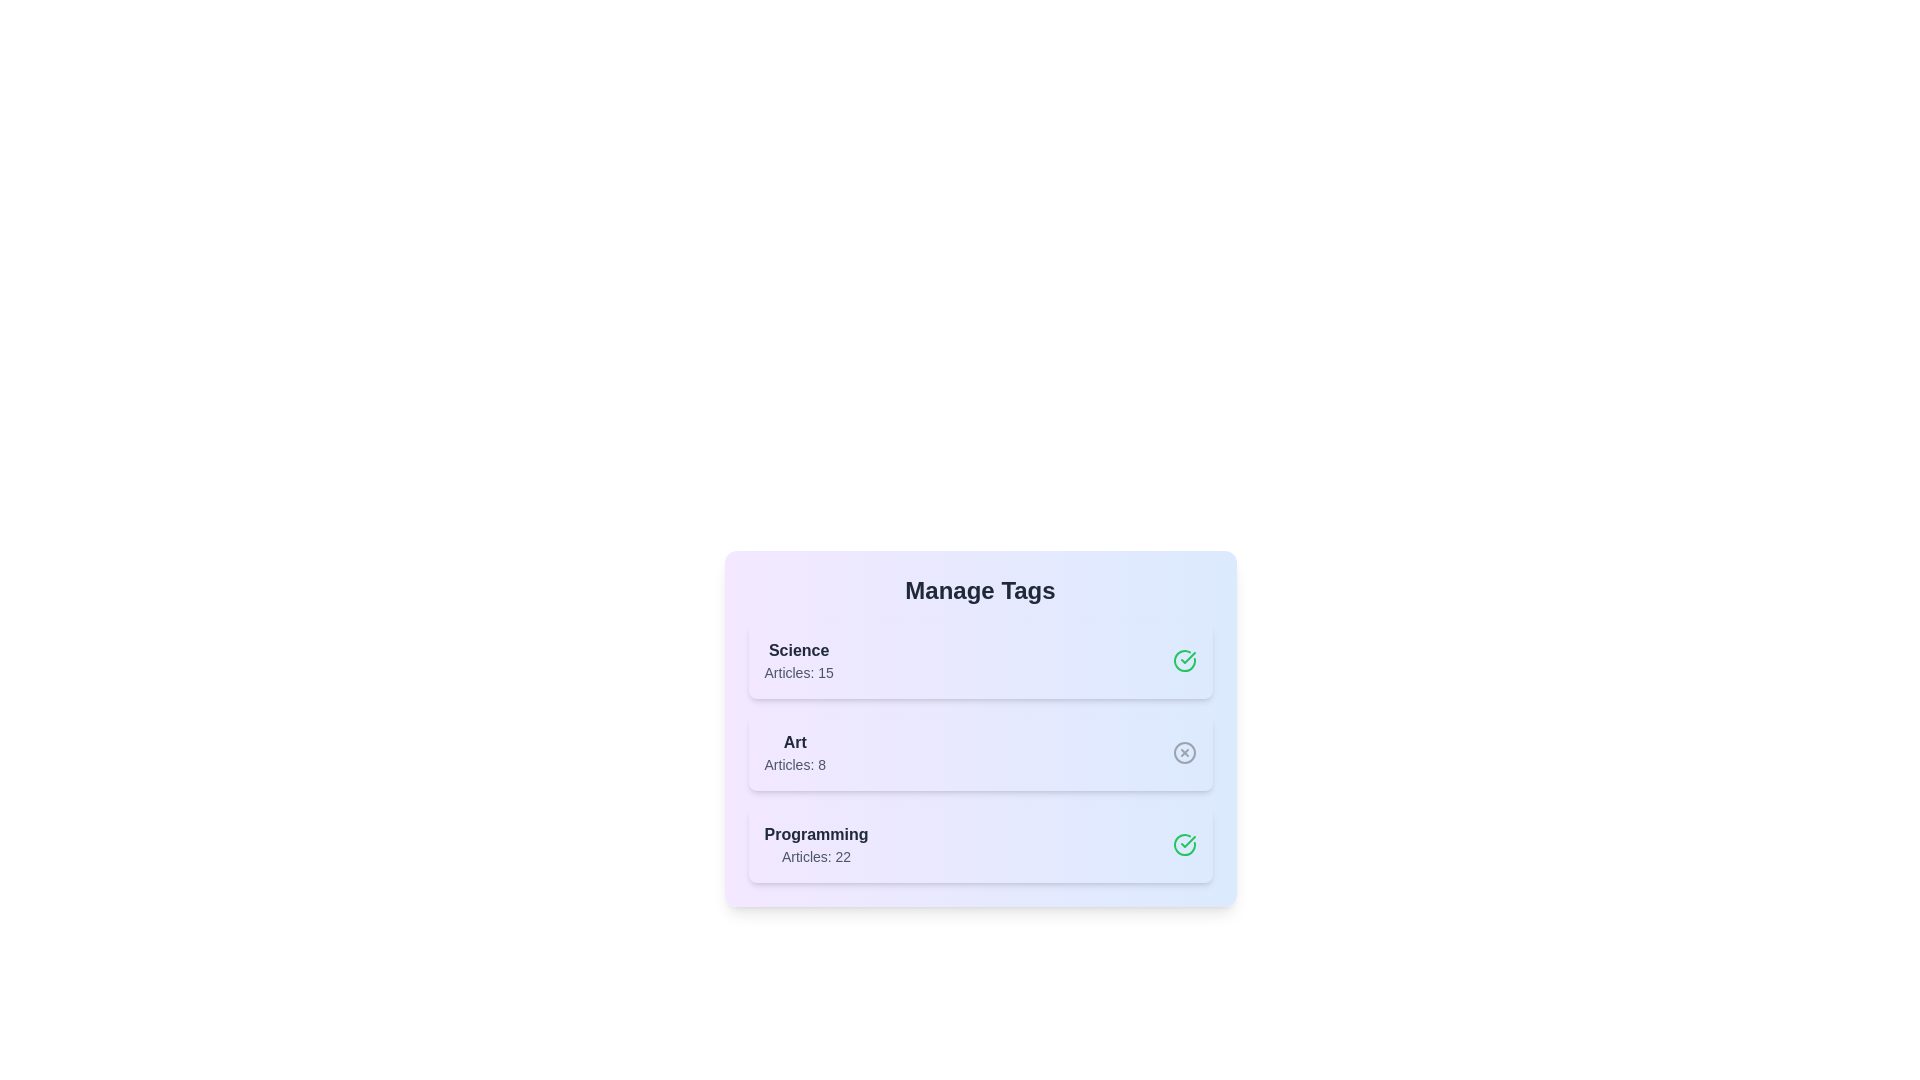  Describe the element at coordinates (980, 844) in the screenshot. I see `the tag labeled Programming` at that location.